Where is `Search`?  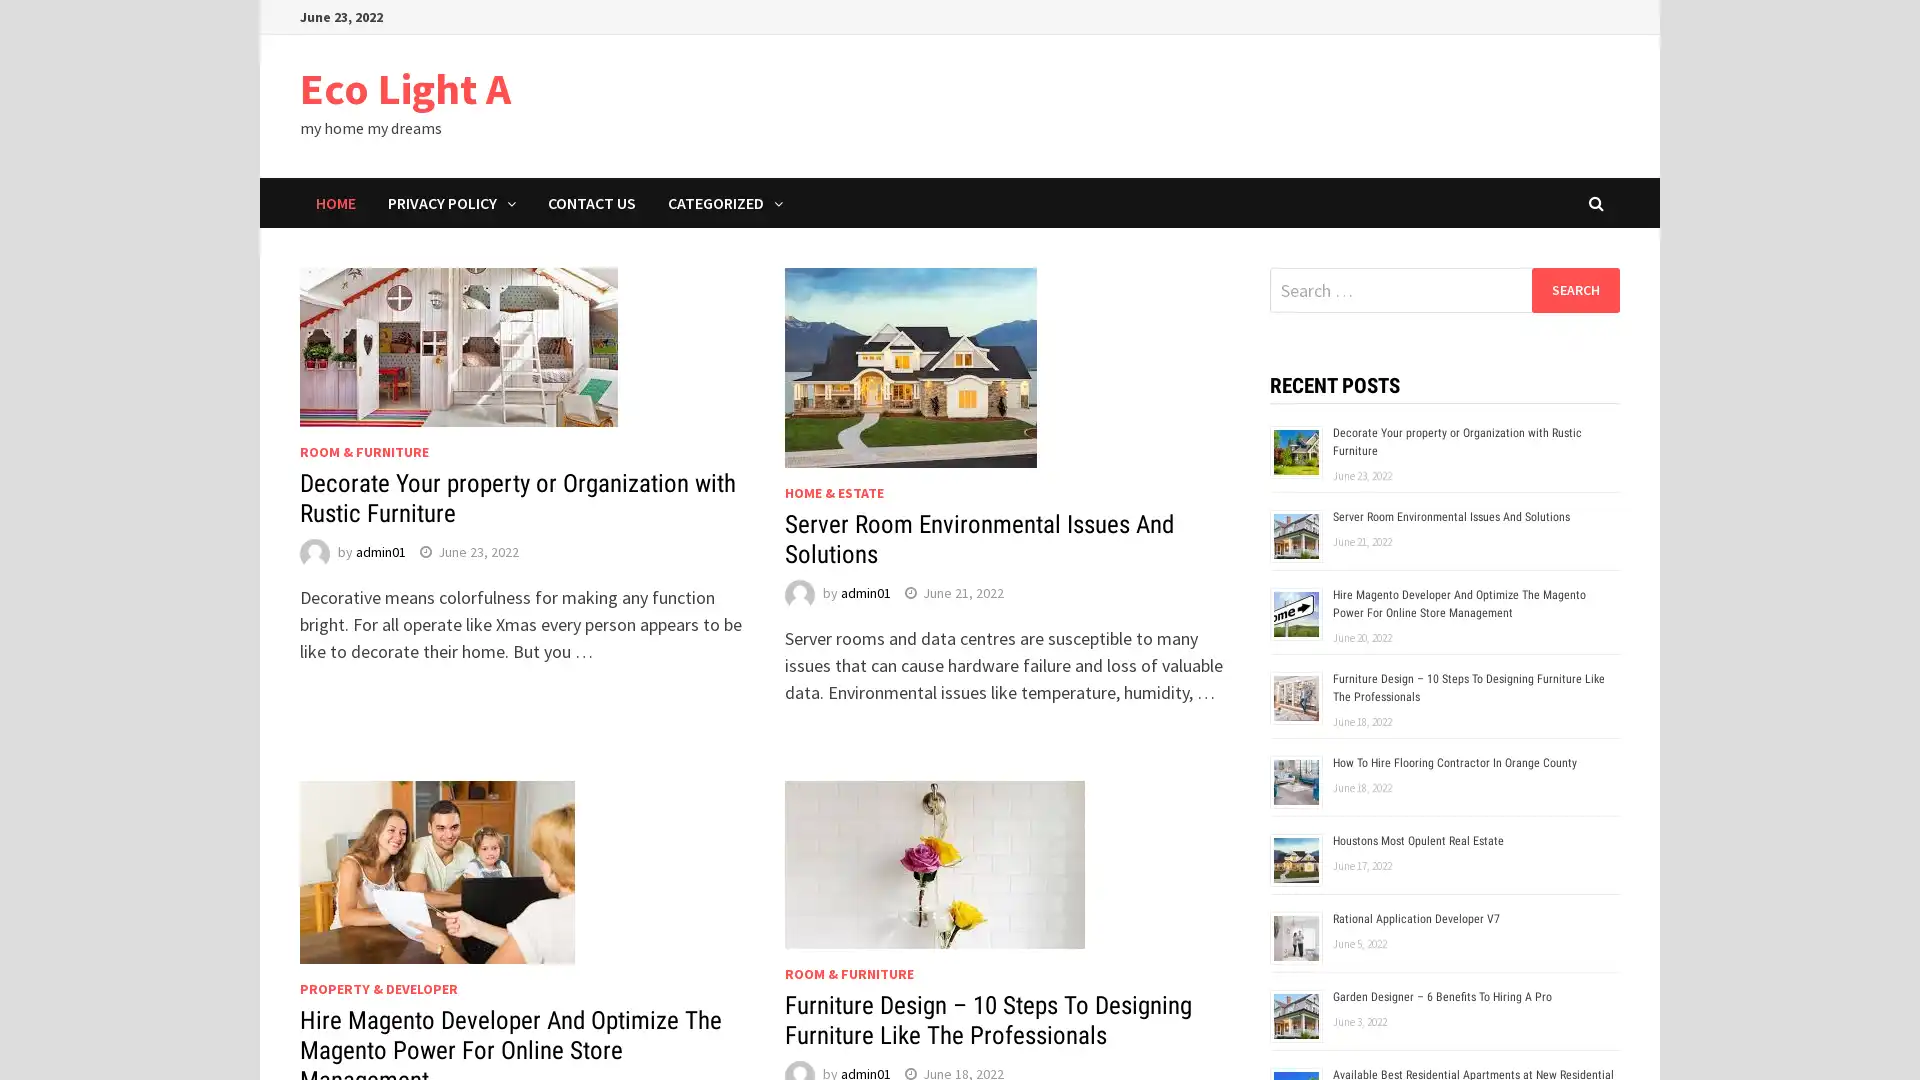 Search is located at coordinates (1574, 289).